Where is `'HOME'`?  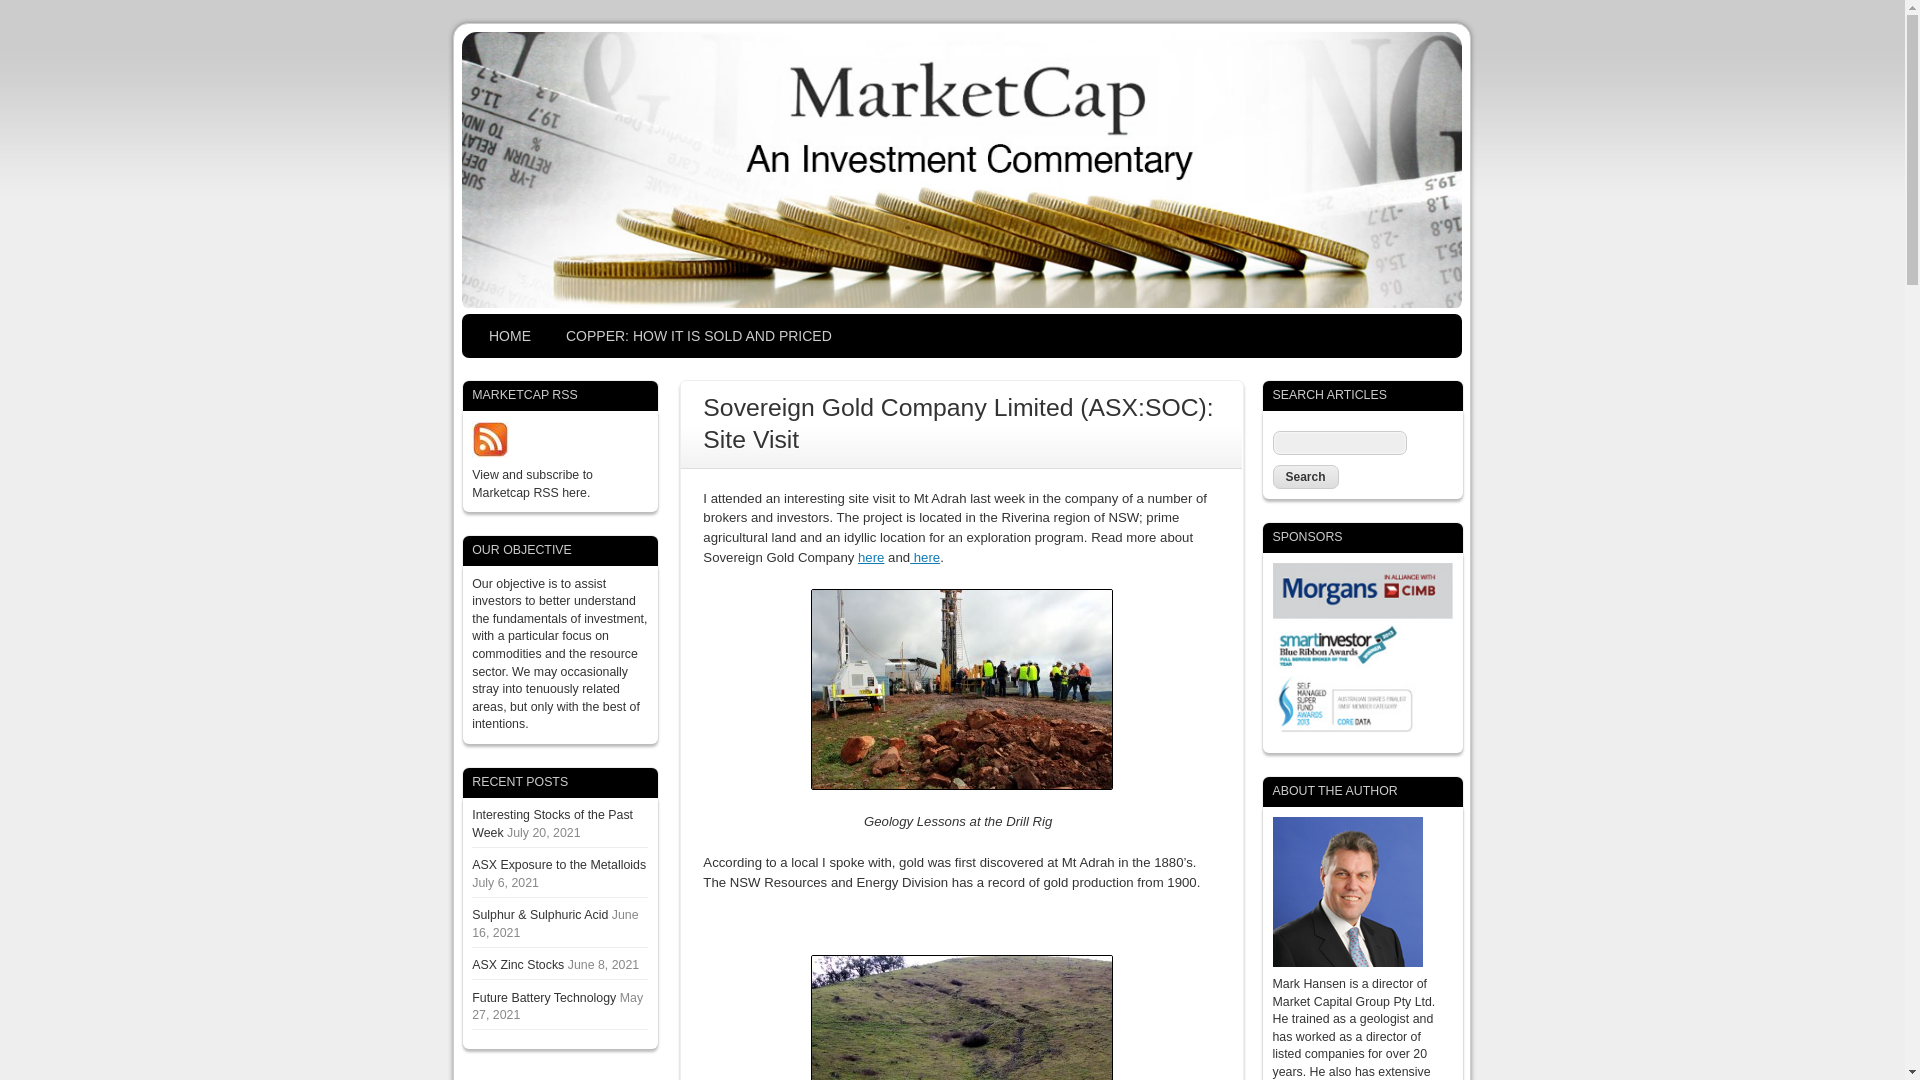 'HOME' is located at coordinates (470, 335).